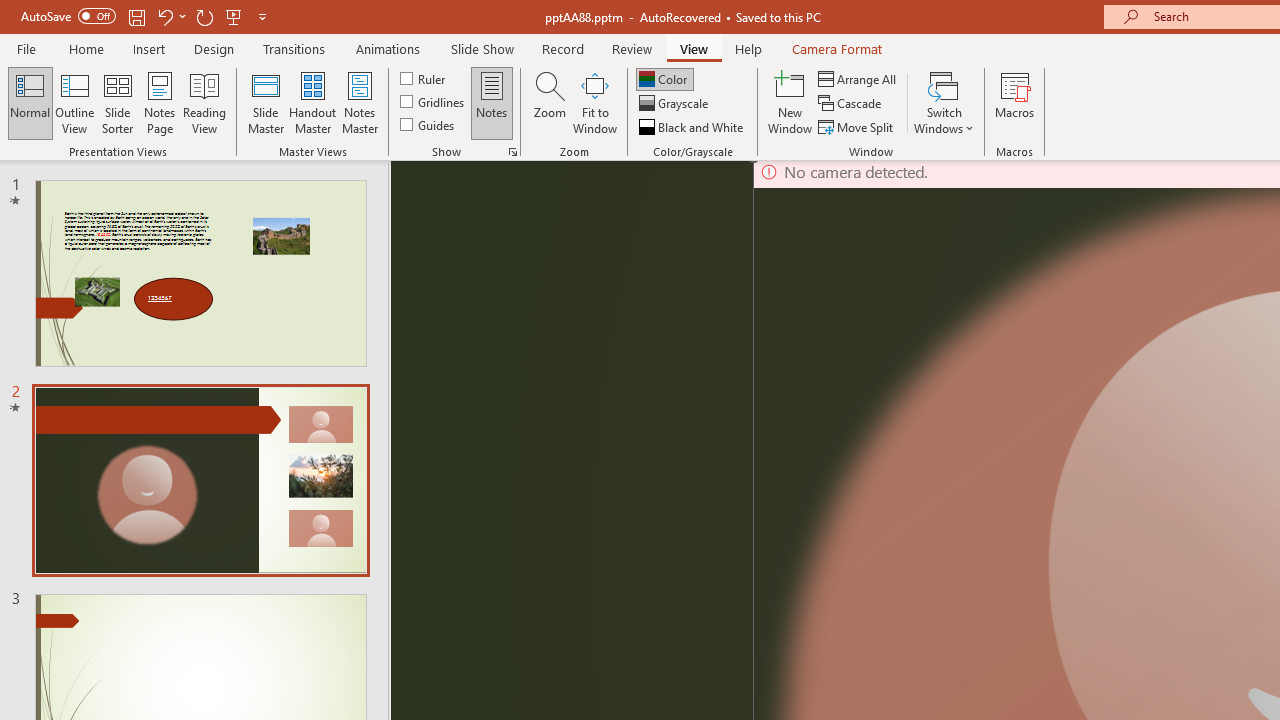  What do you see at coordinates (204, 103) in the screenshot?
I see `'Reading View'` at bounding box center [204, 103].